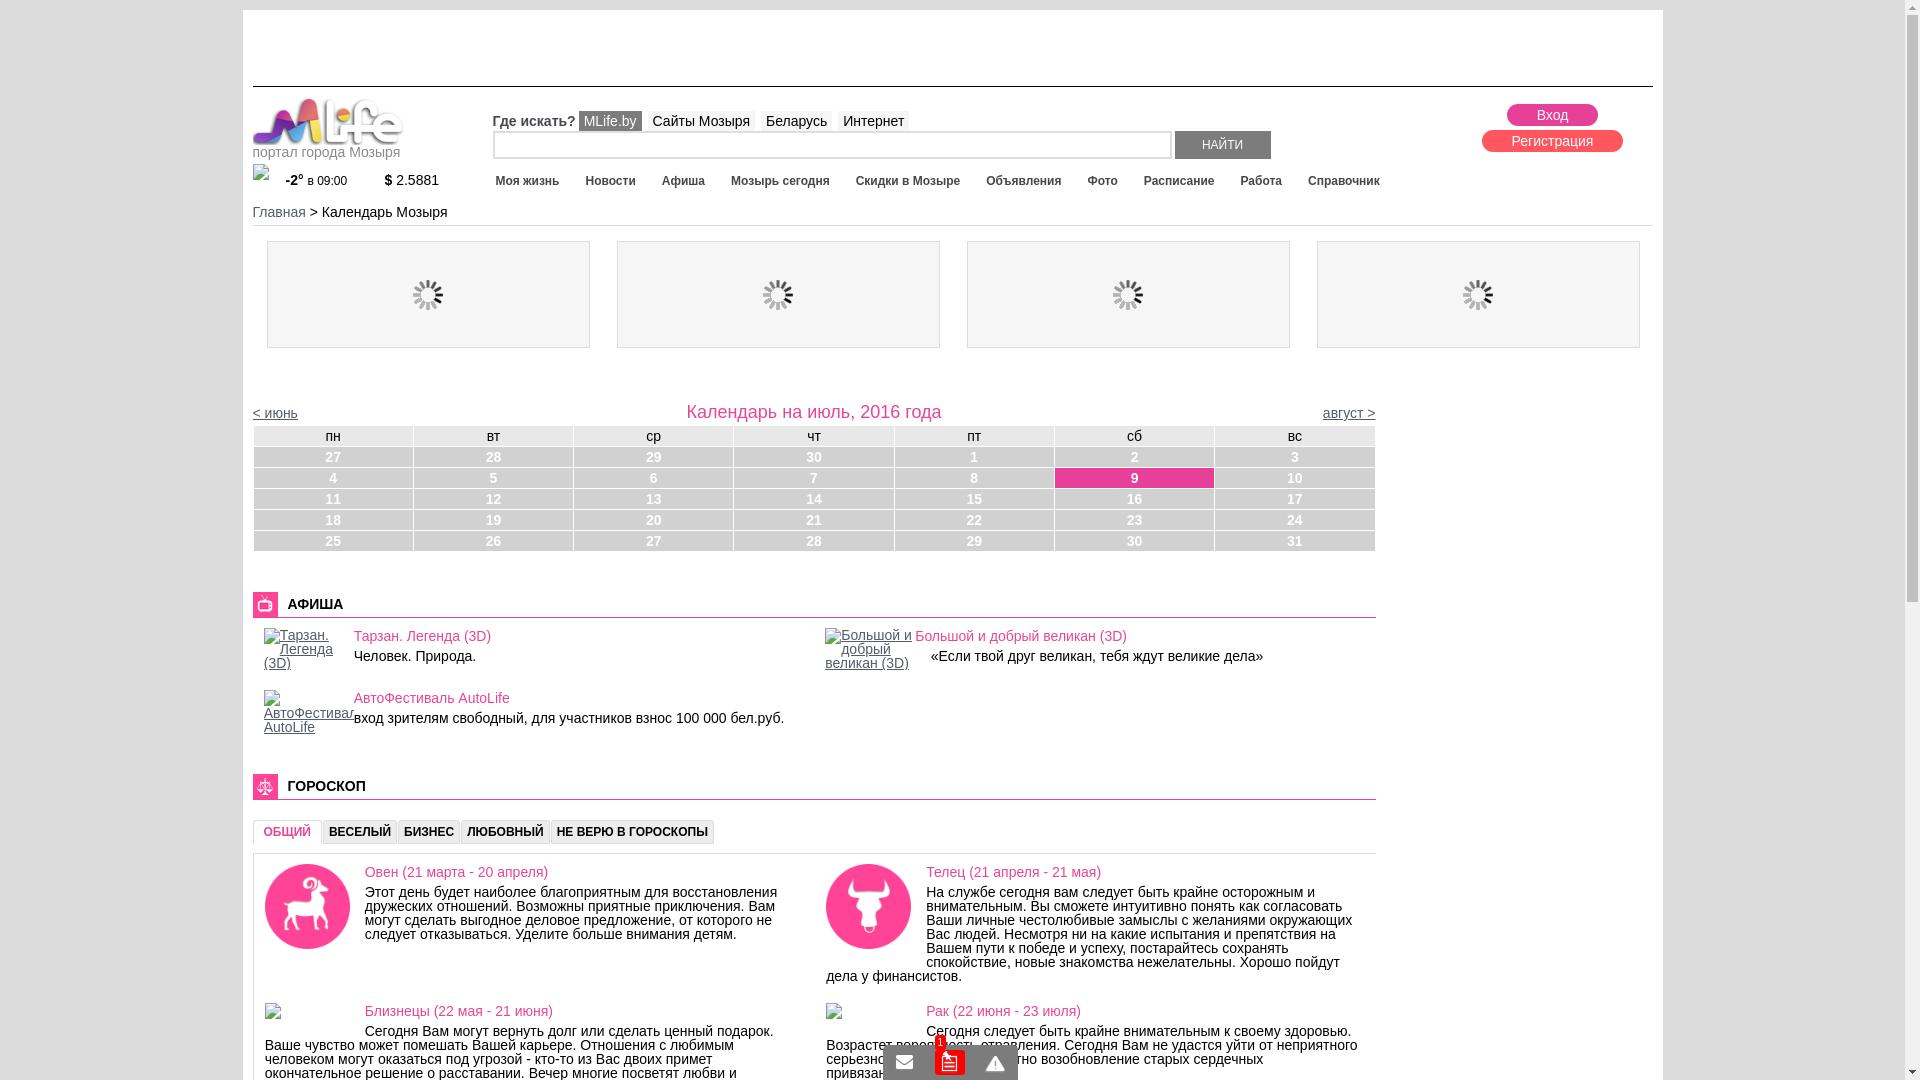 The height and width of the screenshot is (1080, 1920). What do you see at coordinates (333, 540) in the screenshot?
I see `'25'` at bounding box center [333, 540].